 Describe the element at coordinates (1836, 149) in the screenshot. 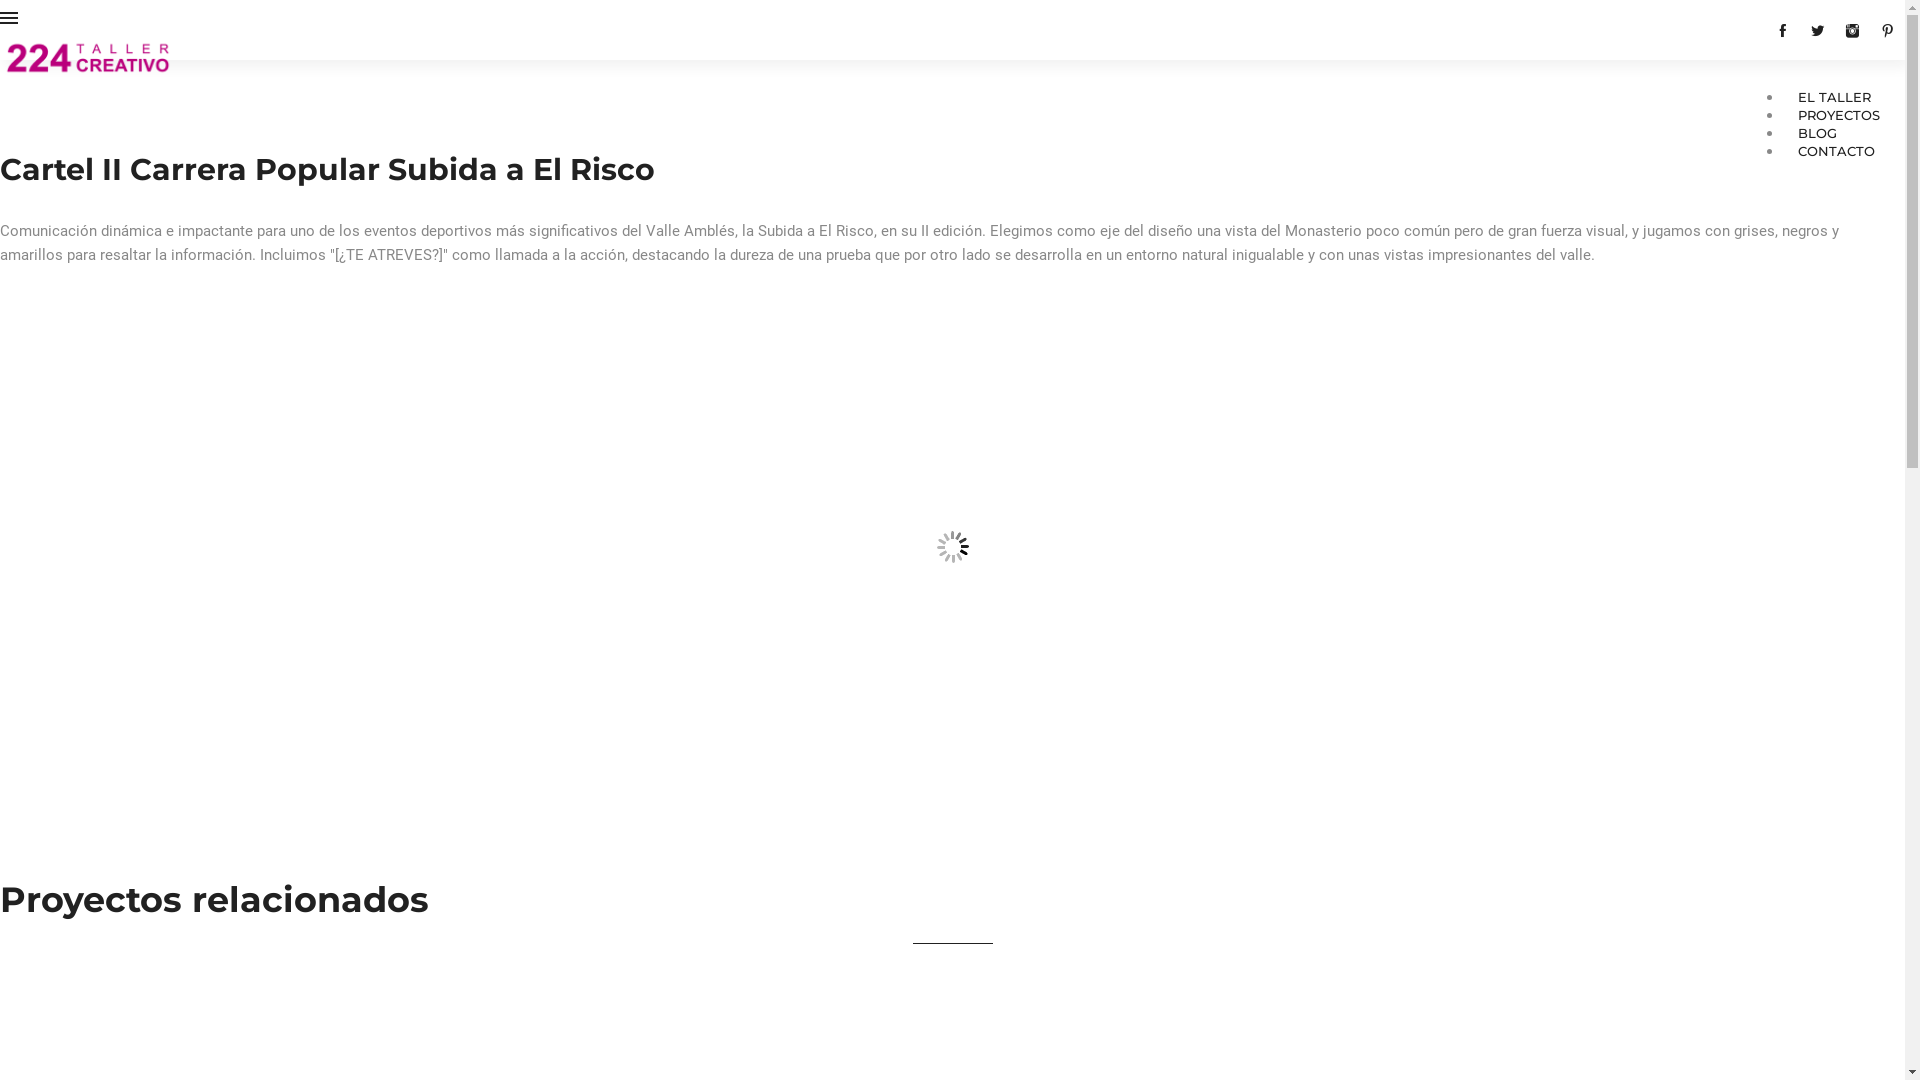

I see `'CONTACTO'` at that location.